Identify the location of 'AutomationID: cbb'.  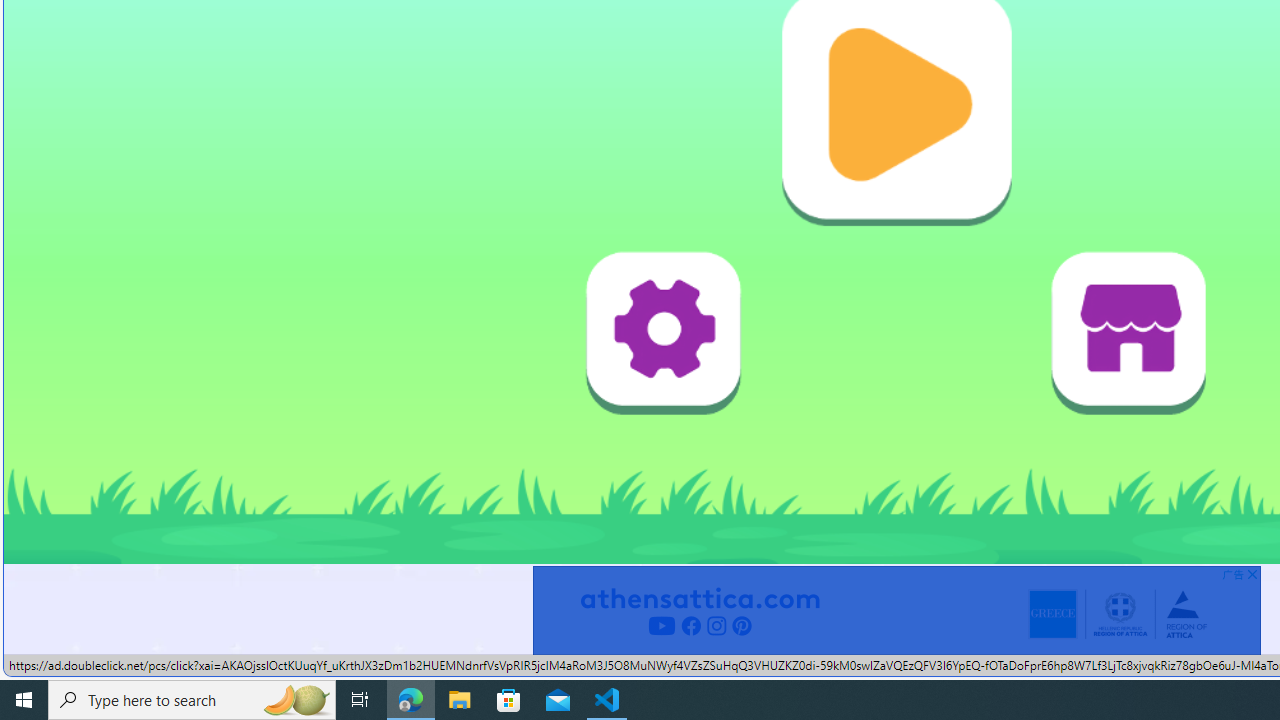
(1251, 574).